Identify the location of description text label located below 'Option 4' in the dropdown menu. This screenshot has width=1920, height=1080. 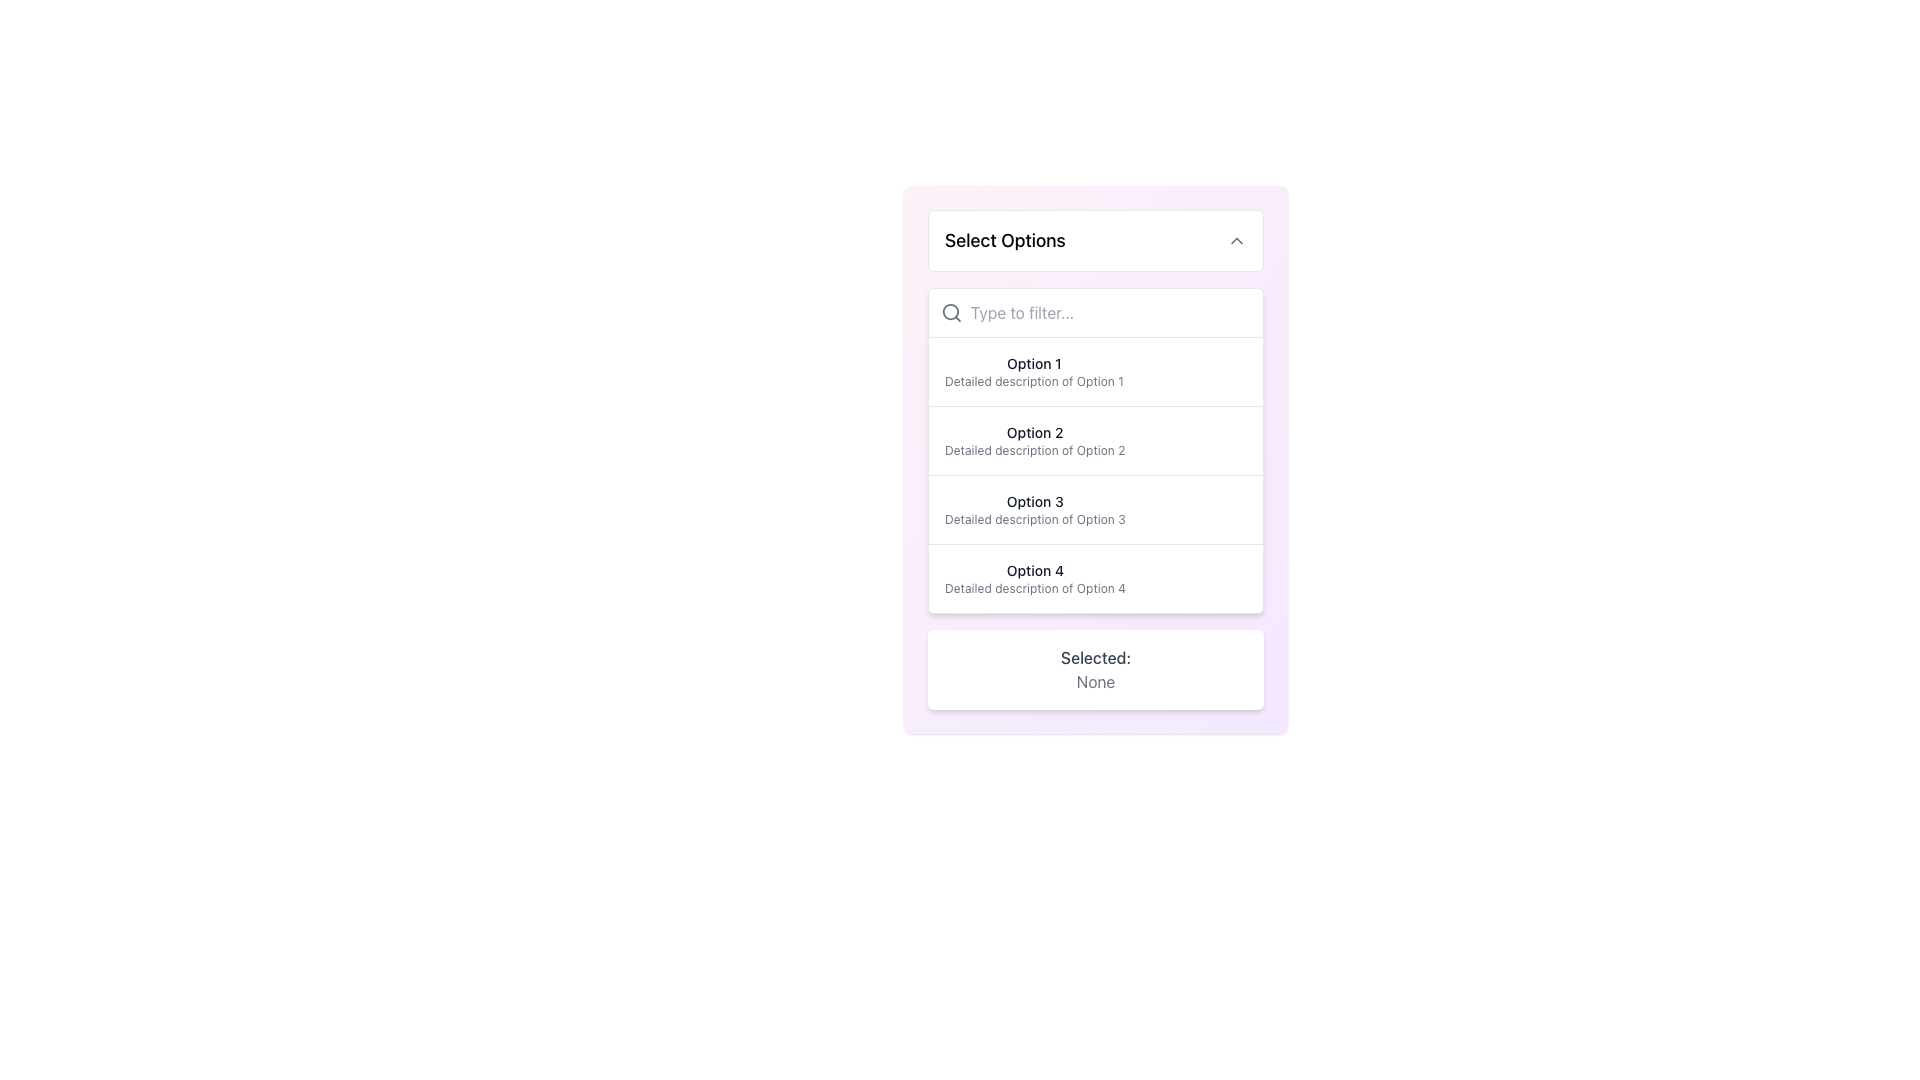
(1035, 588).